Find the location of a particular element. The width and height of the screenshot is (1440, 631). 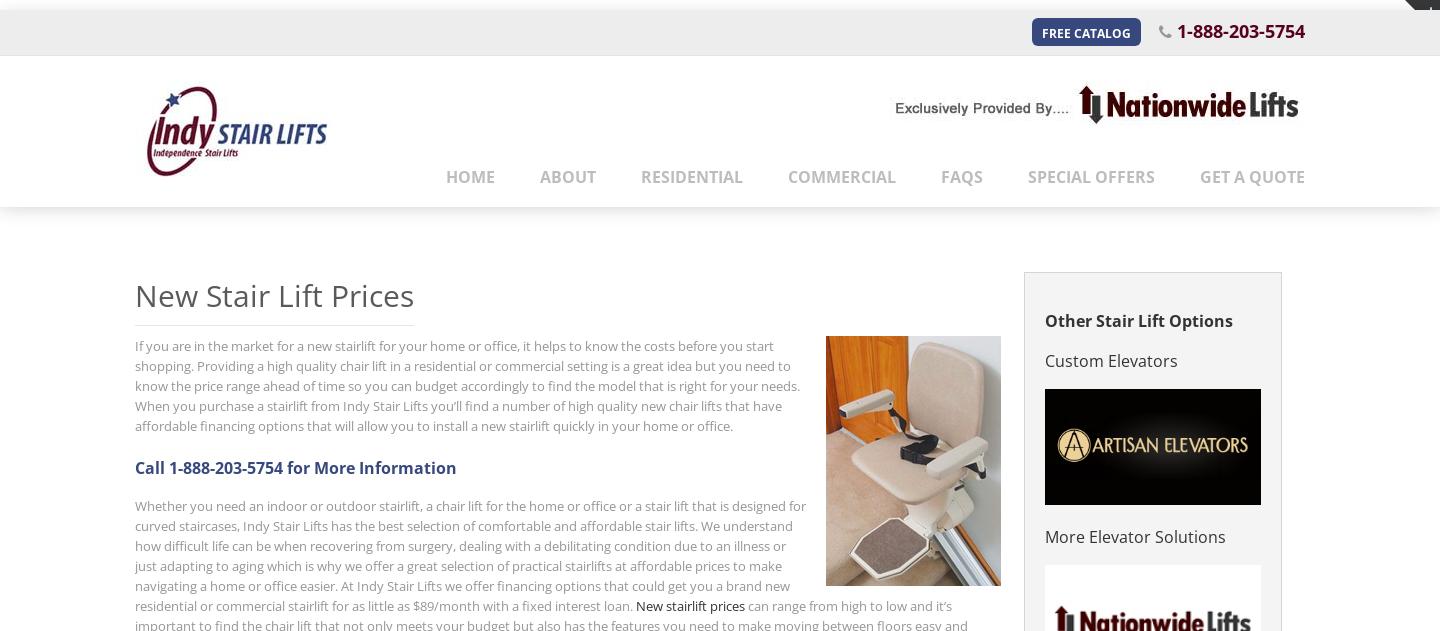

'Custom Elevators' is located at coordinates (1110, 360).